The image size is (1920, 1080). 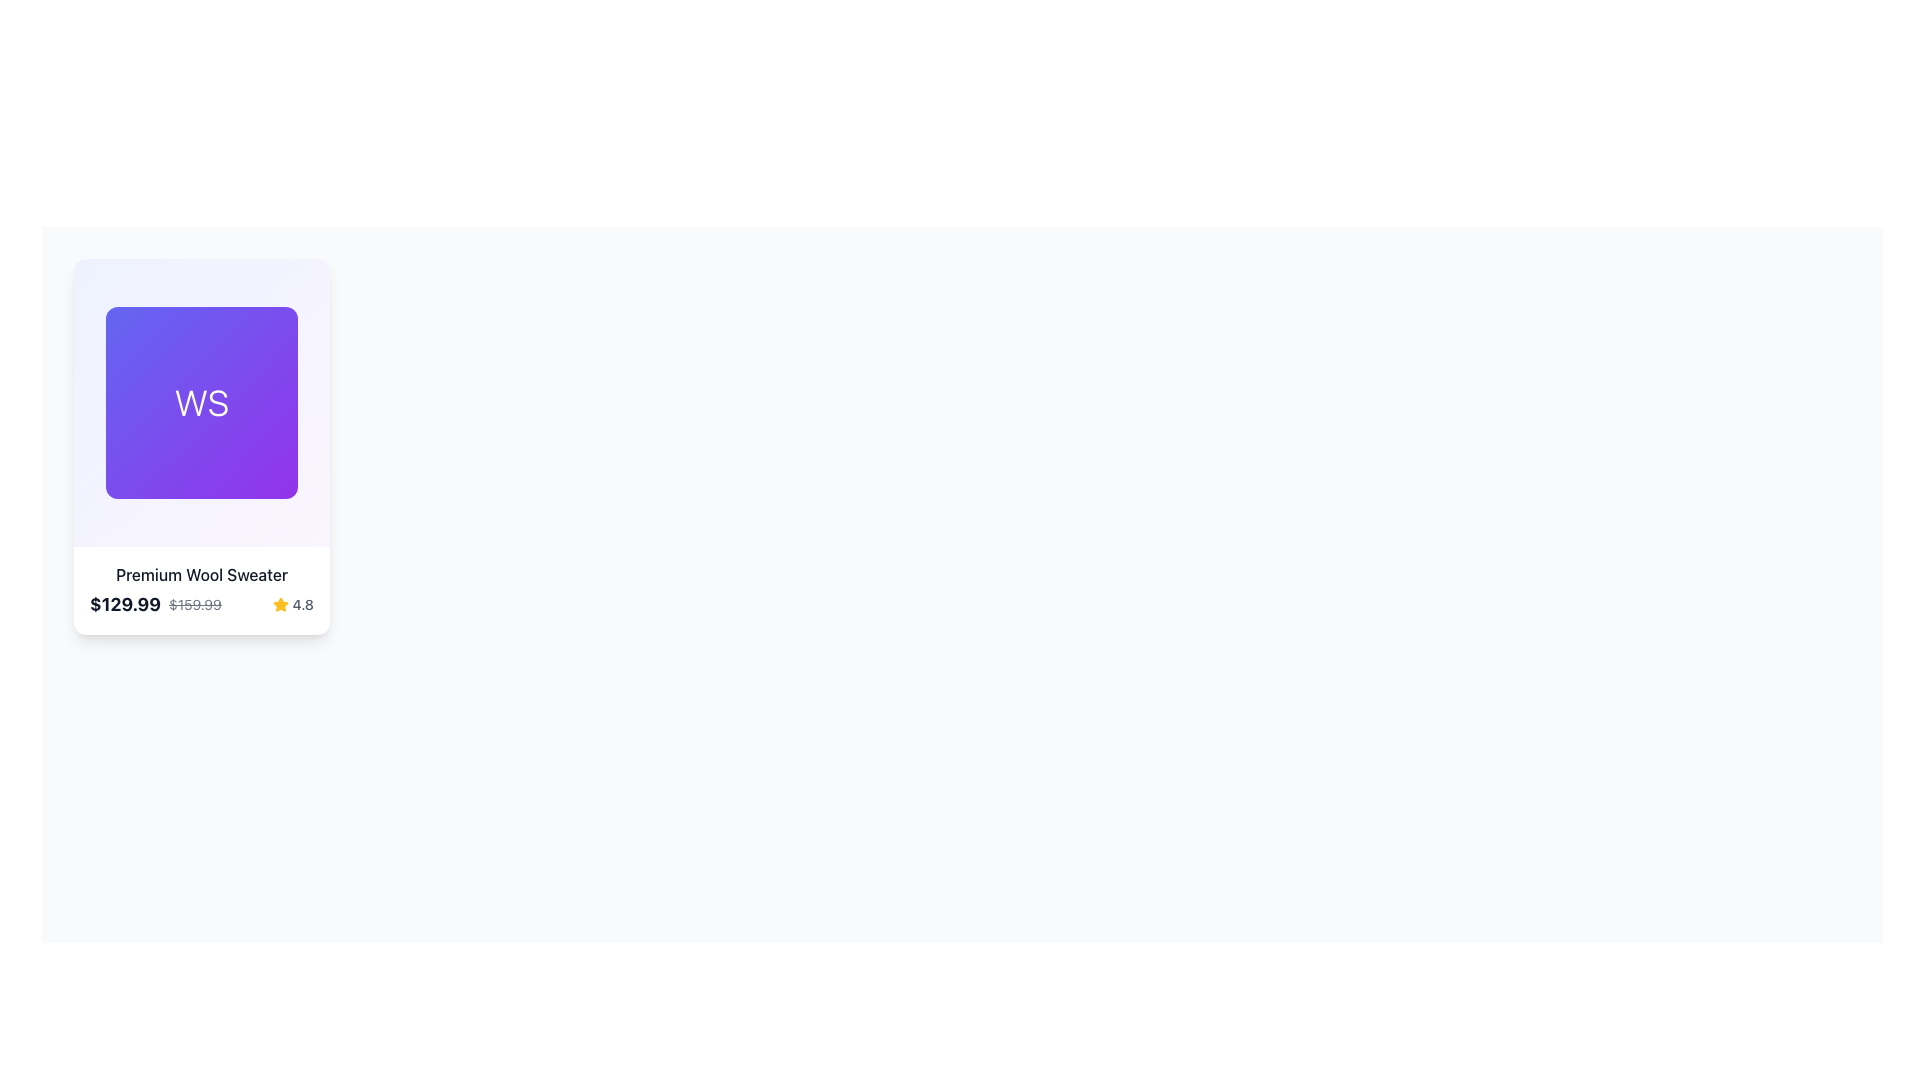 What do you see at coordinates (201, 589) in the screenshot?
I see `the price in the detailed product description section located at the bottom of the card-style component that contains a gradient header with 'WS'` at bounding box center [201, 589].